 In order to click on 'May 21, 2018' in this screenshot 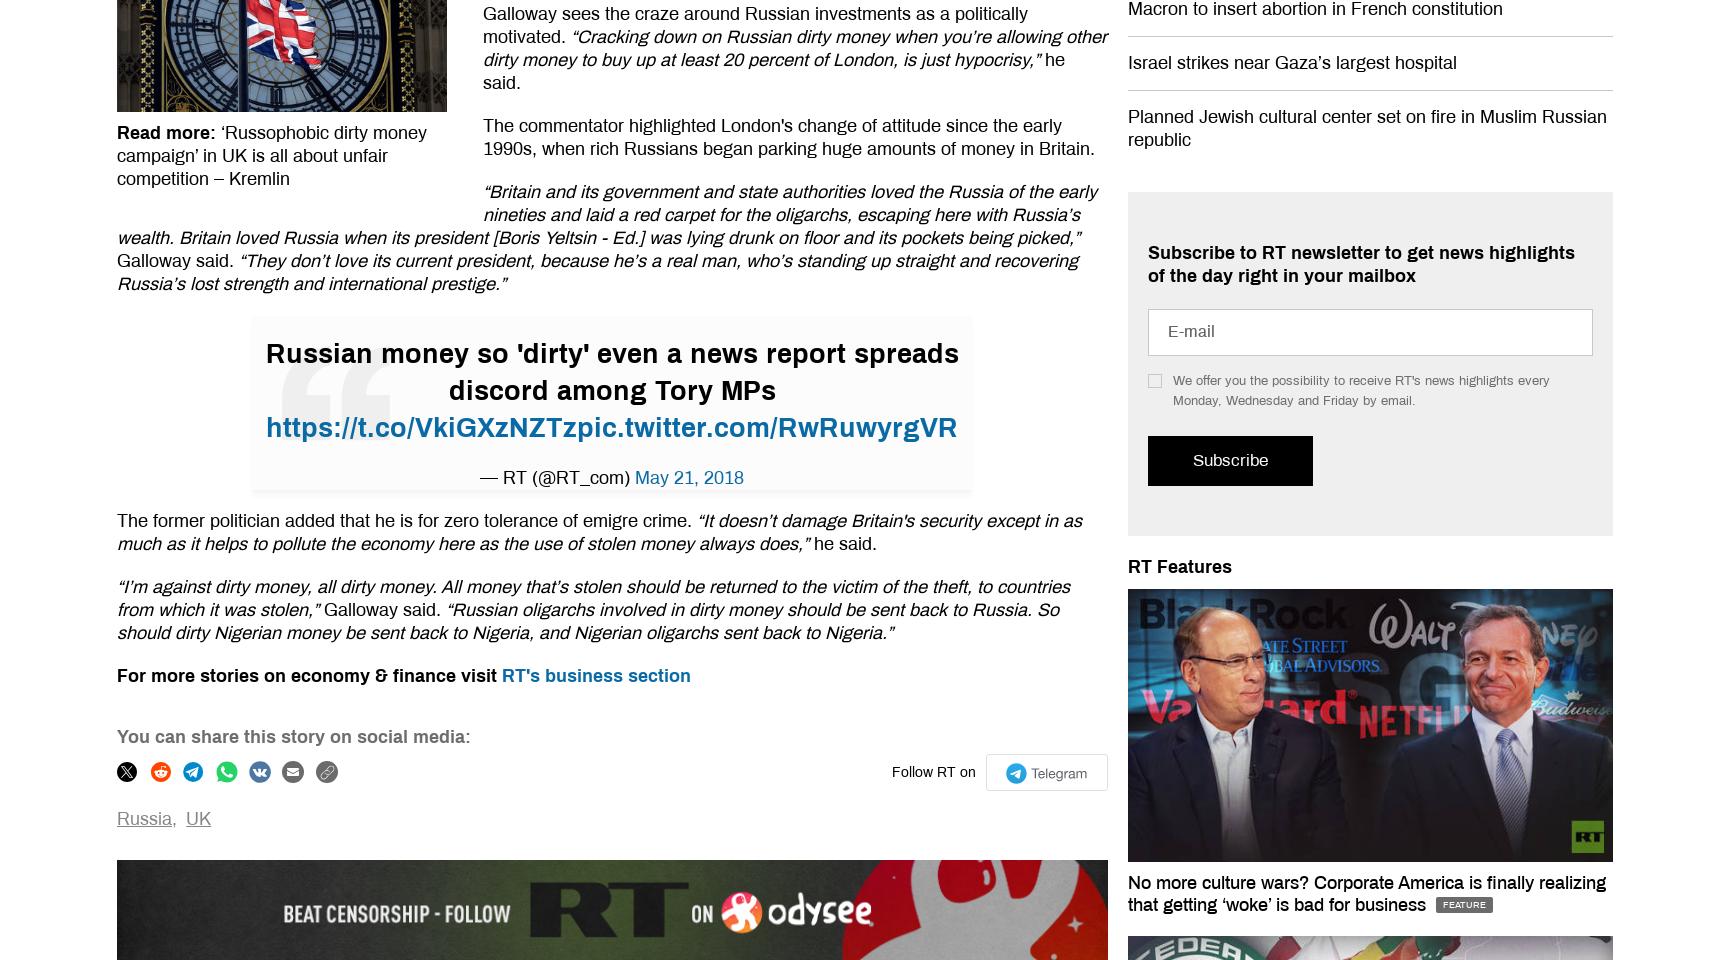, I will do `click(689, 477)`.